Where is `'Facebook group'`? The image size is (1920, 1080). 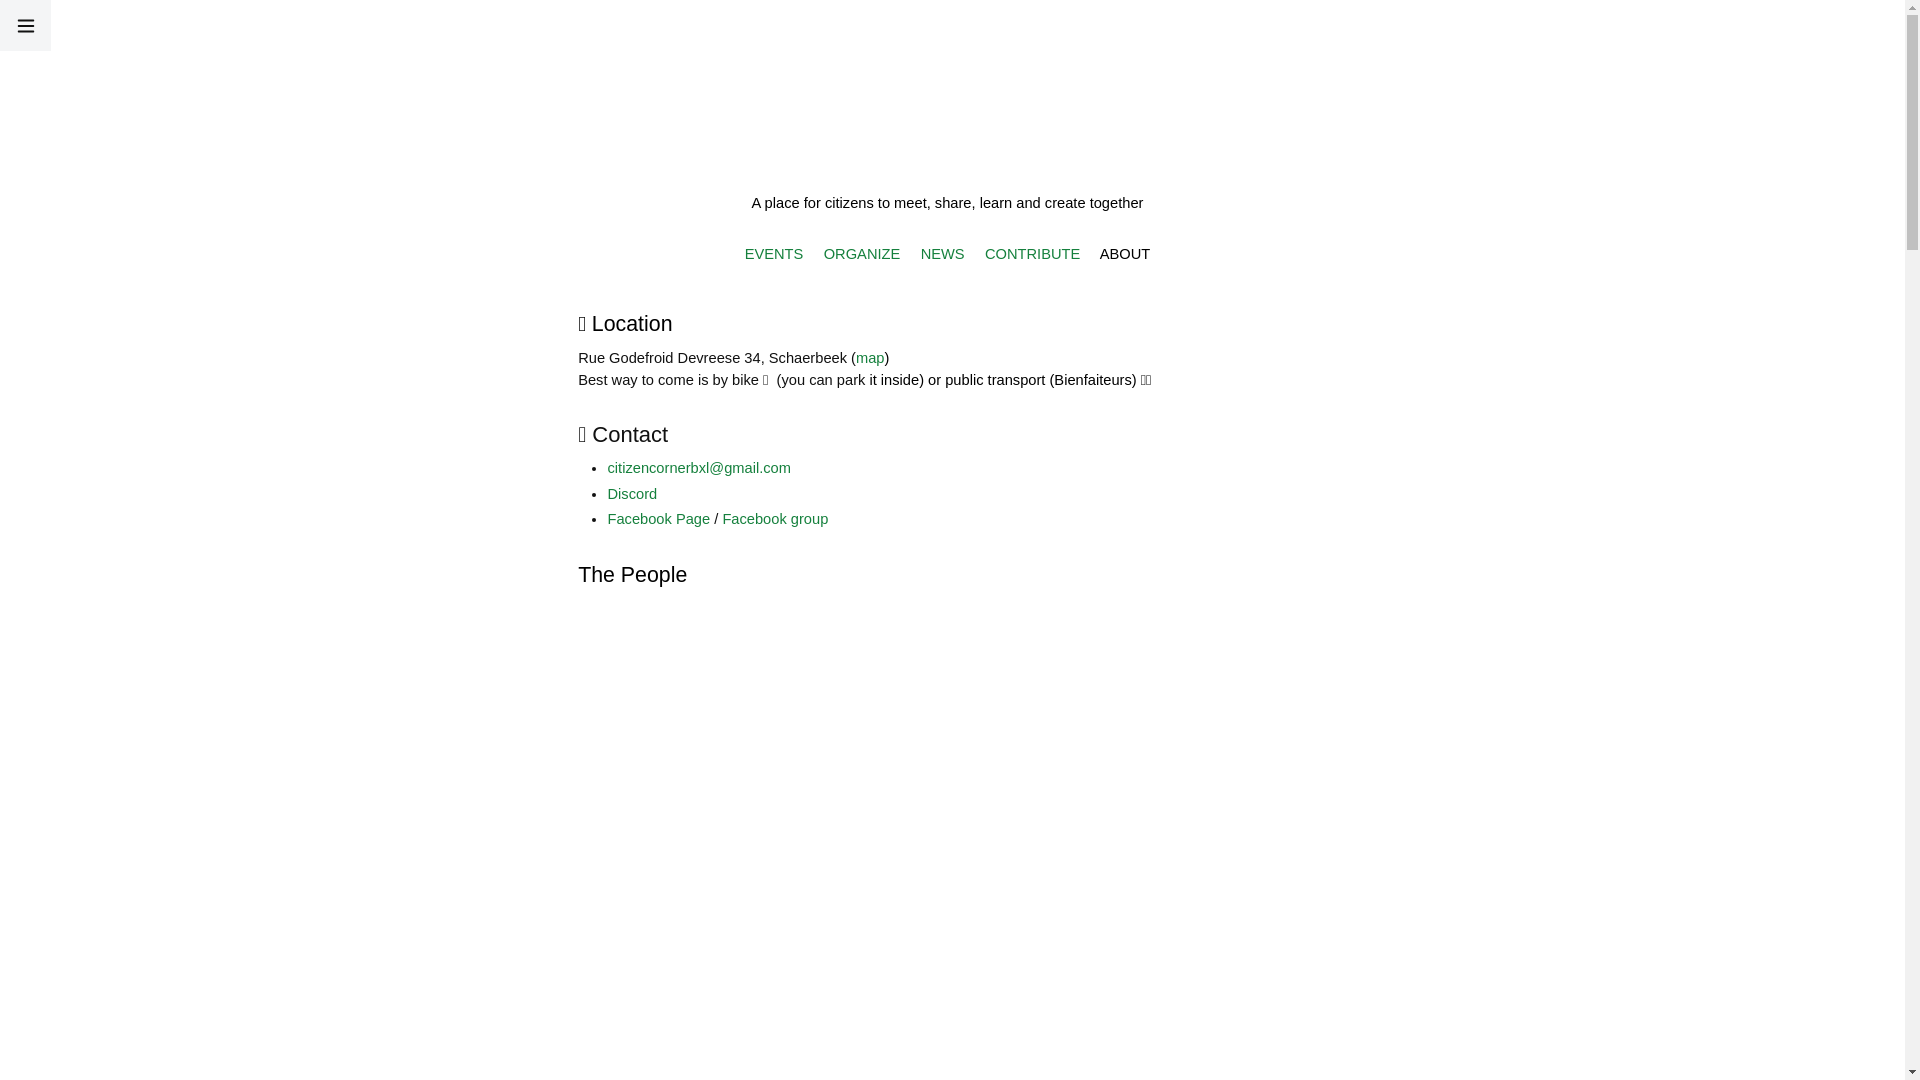 'Facebook group' is located at coordinates (773, 518).